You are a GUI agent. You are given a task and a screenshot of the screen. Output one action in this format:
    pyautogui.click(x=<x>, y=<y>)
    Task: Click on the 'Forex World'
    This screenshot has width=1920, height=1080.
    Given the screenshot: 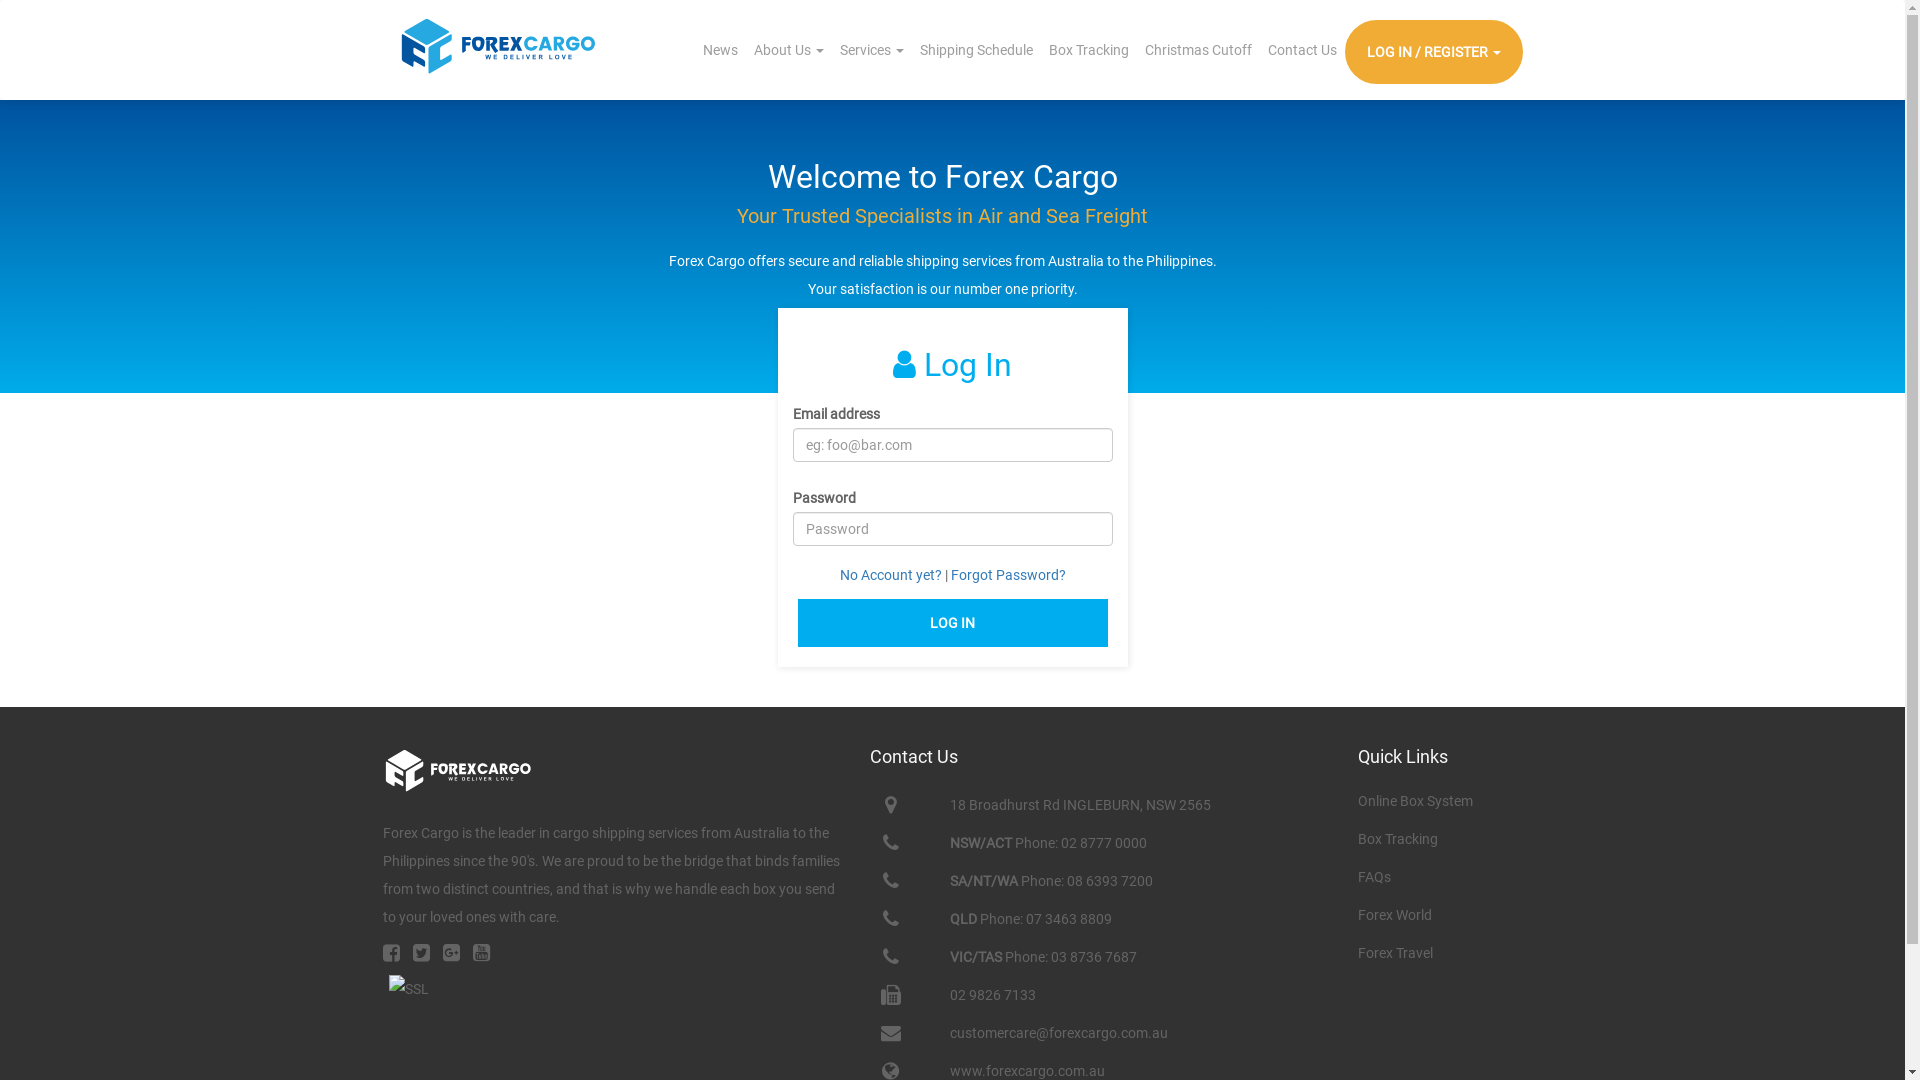 What is the action you would take?
    pyautogui.click(x=1394, y=914)
    